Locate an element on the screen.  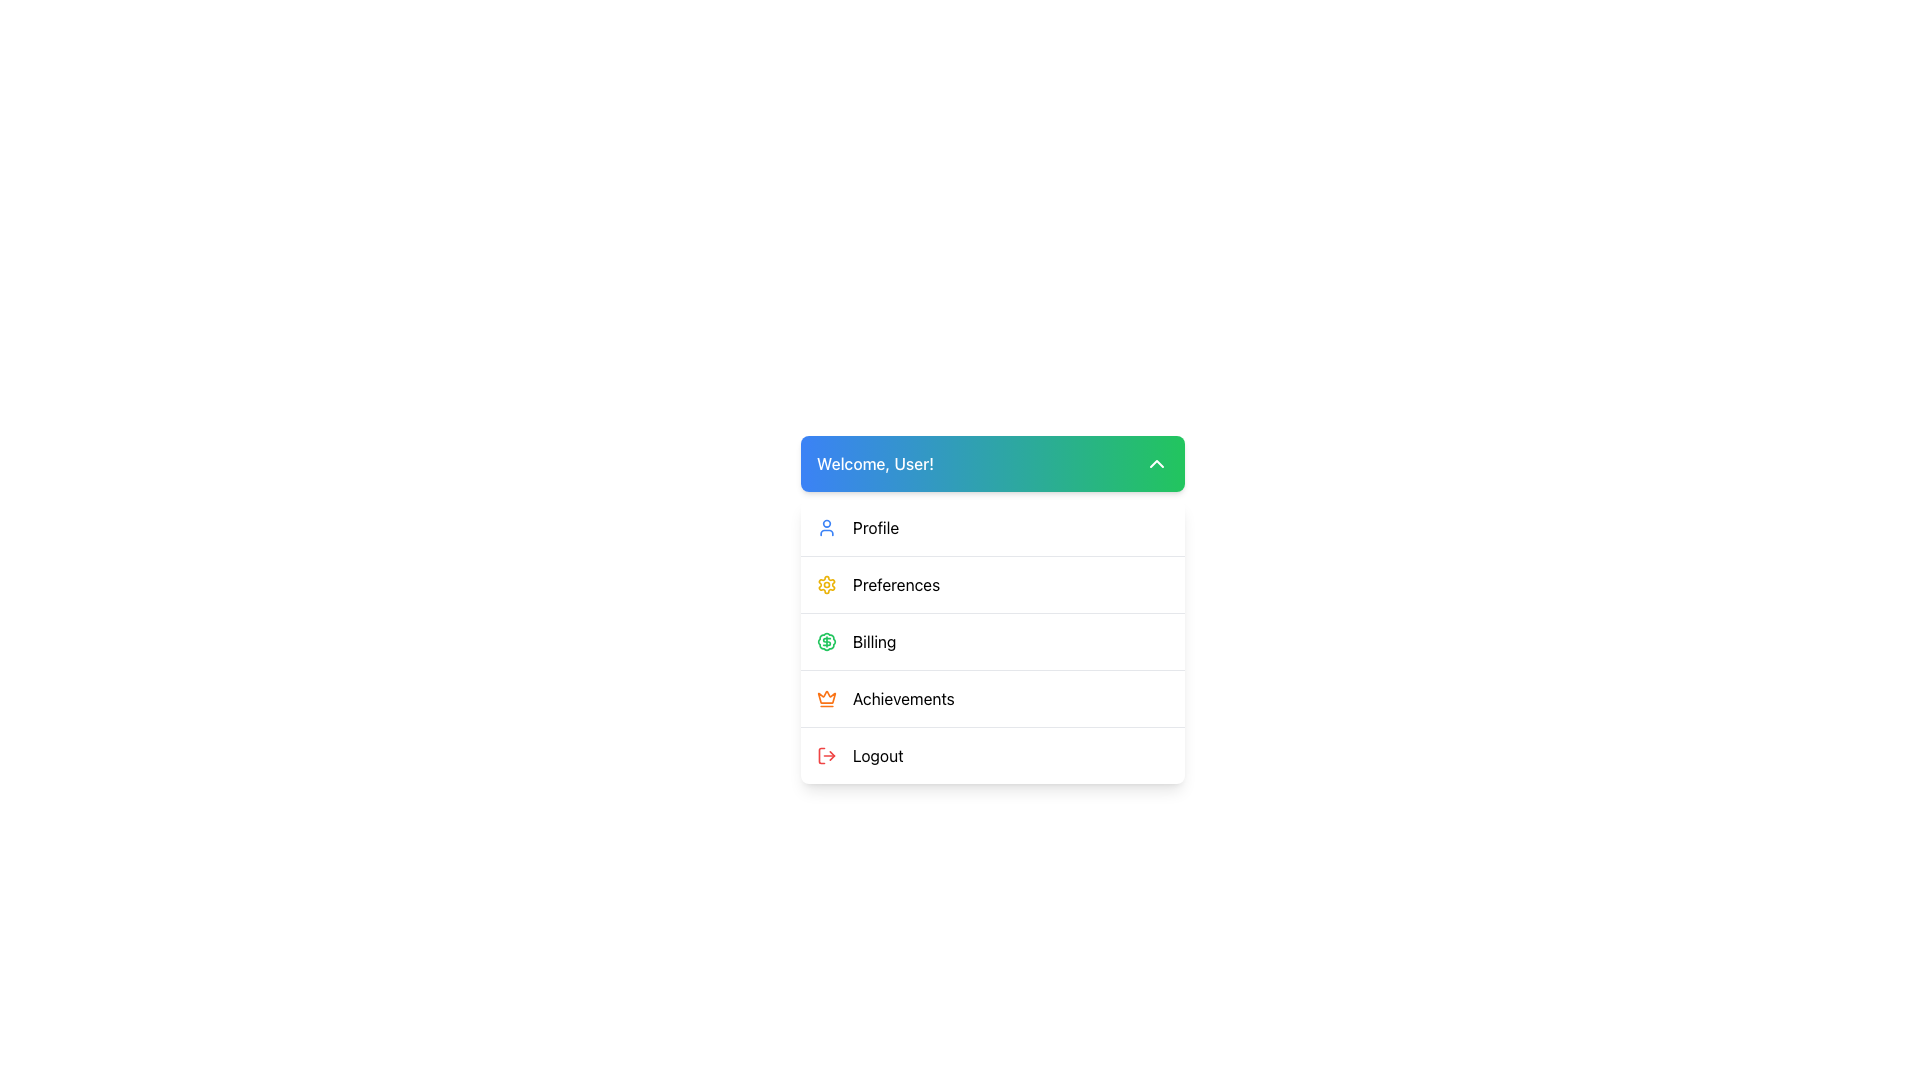
the logout icon, which is positioned to the left of the 'Logout' text in the menu item is located at coordinates (826, 756).